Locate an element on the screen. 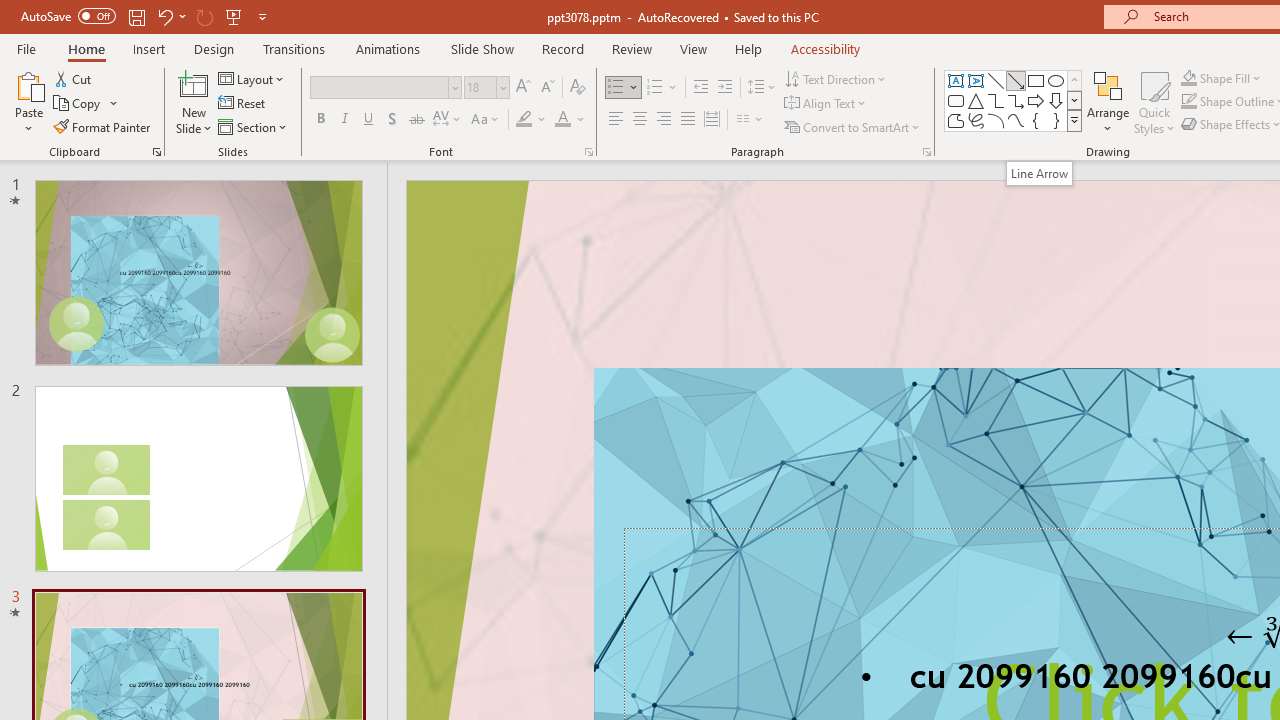 The image size is (1280, 720). 'Layout' is located at coordinates (251, 78).